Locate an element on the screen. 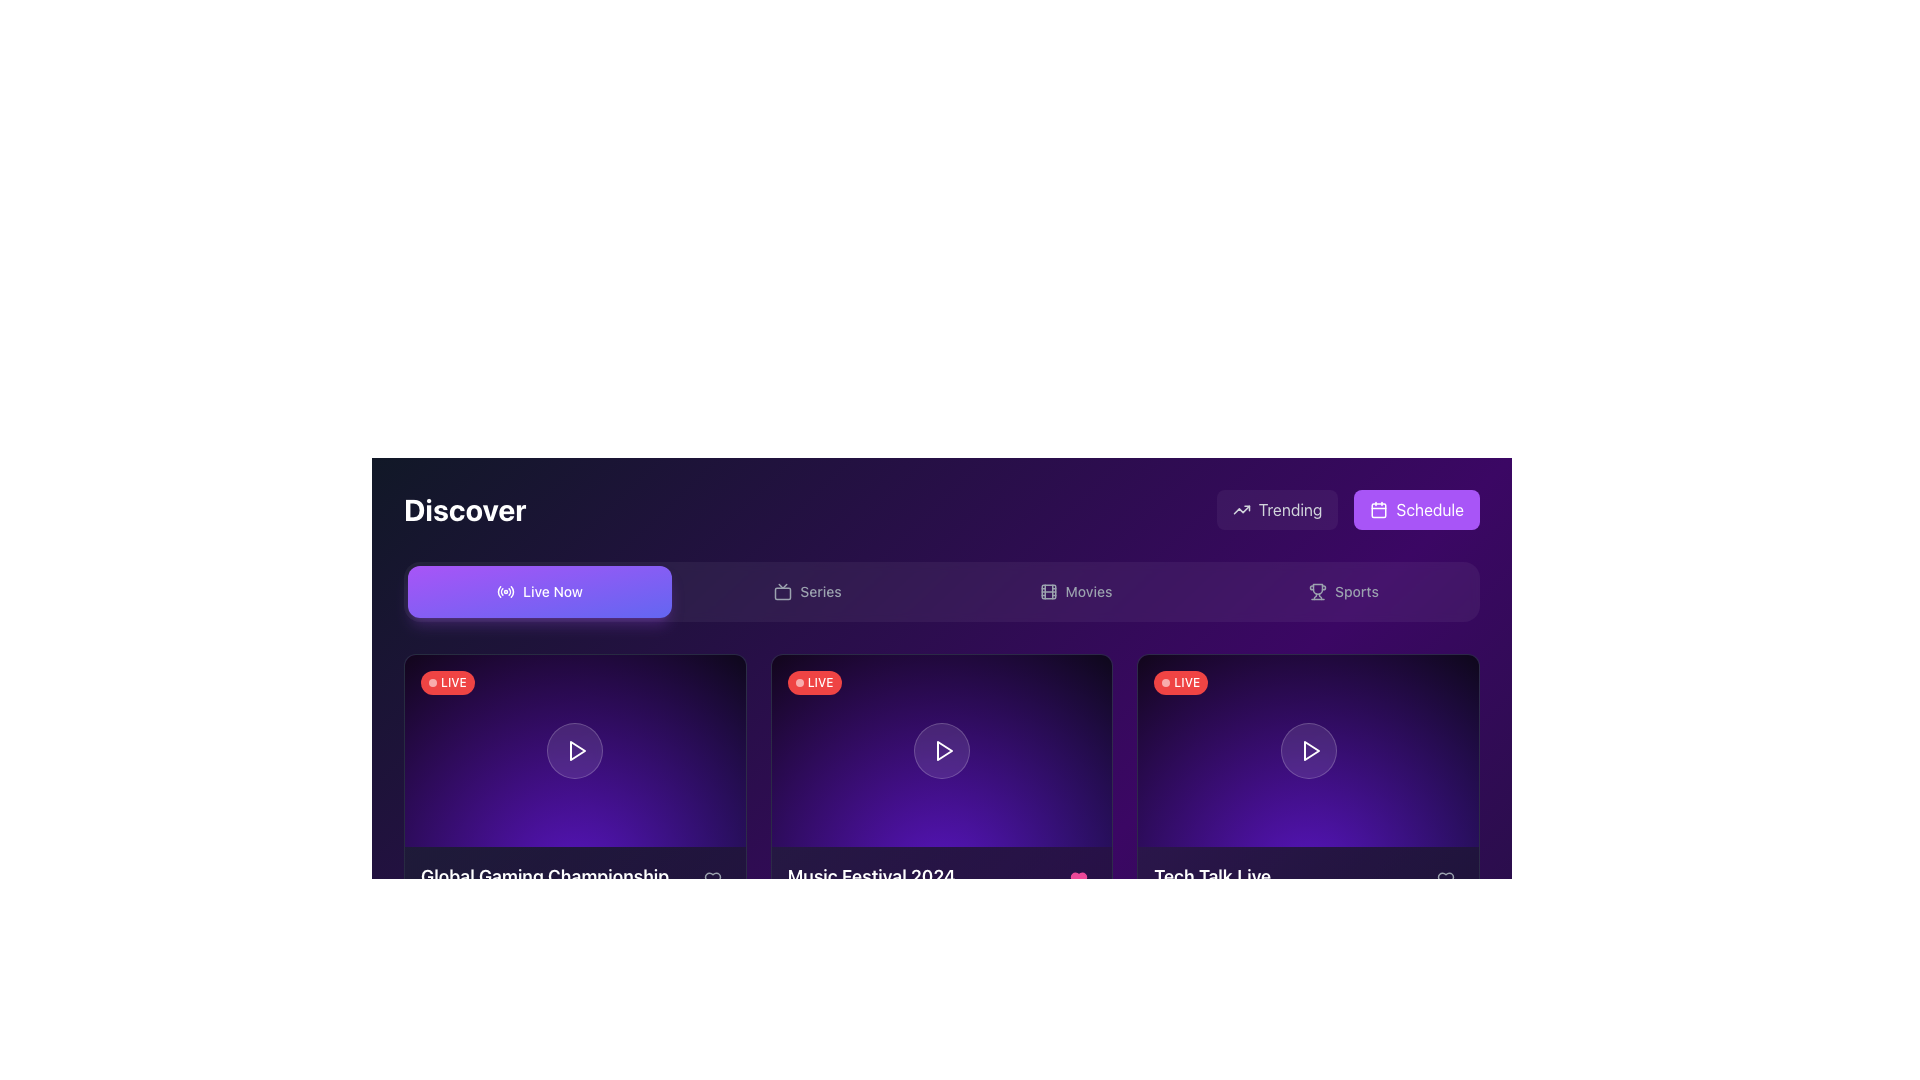 The height and width of the screenshot is (1080, 1920). triangular arrow icon within the SVG component located near the 'Trending' button in the upper-right portion of the interface for debugging purposes is located at coordinates (1240, 508).